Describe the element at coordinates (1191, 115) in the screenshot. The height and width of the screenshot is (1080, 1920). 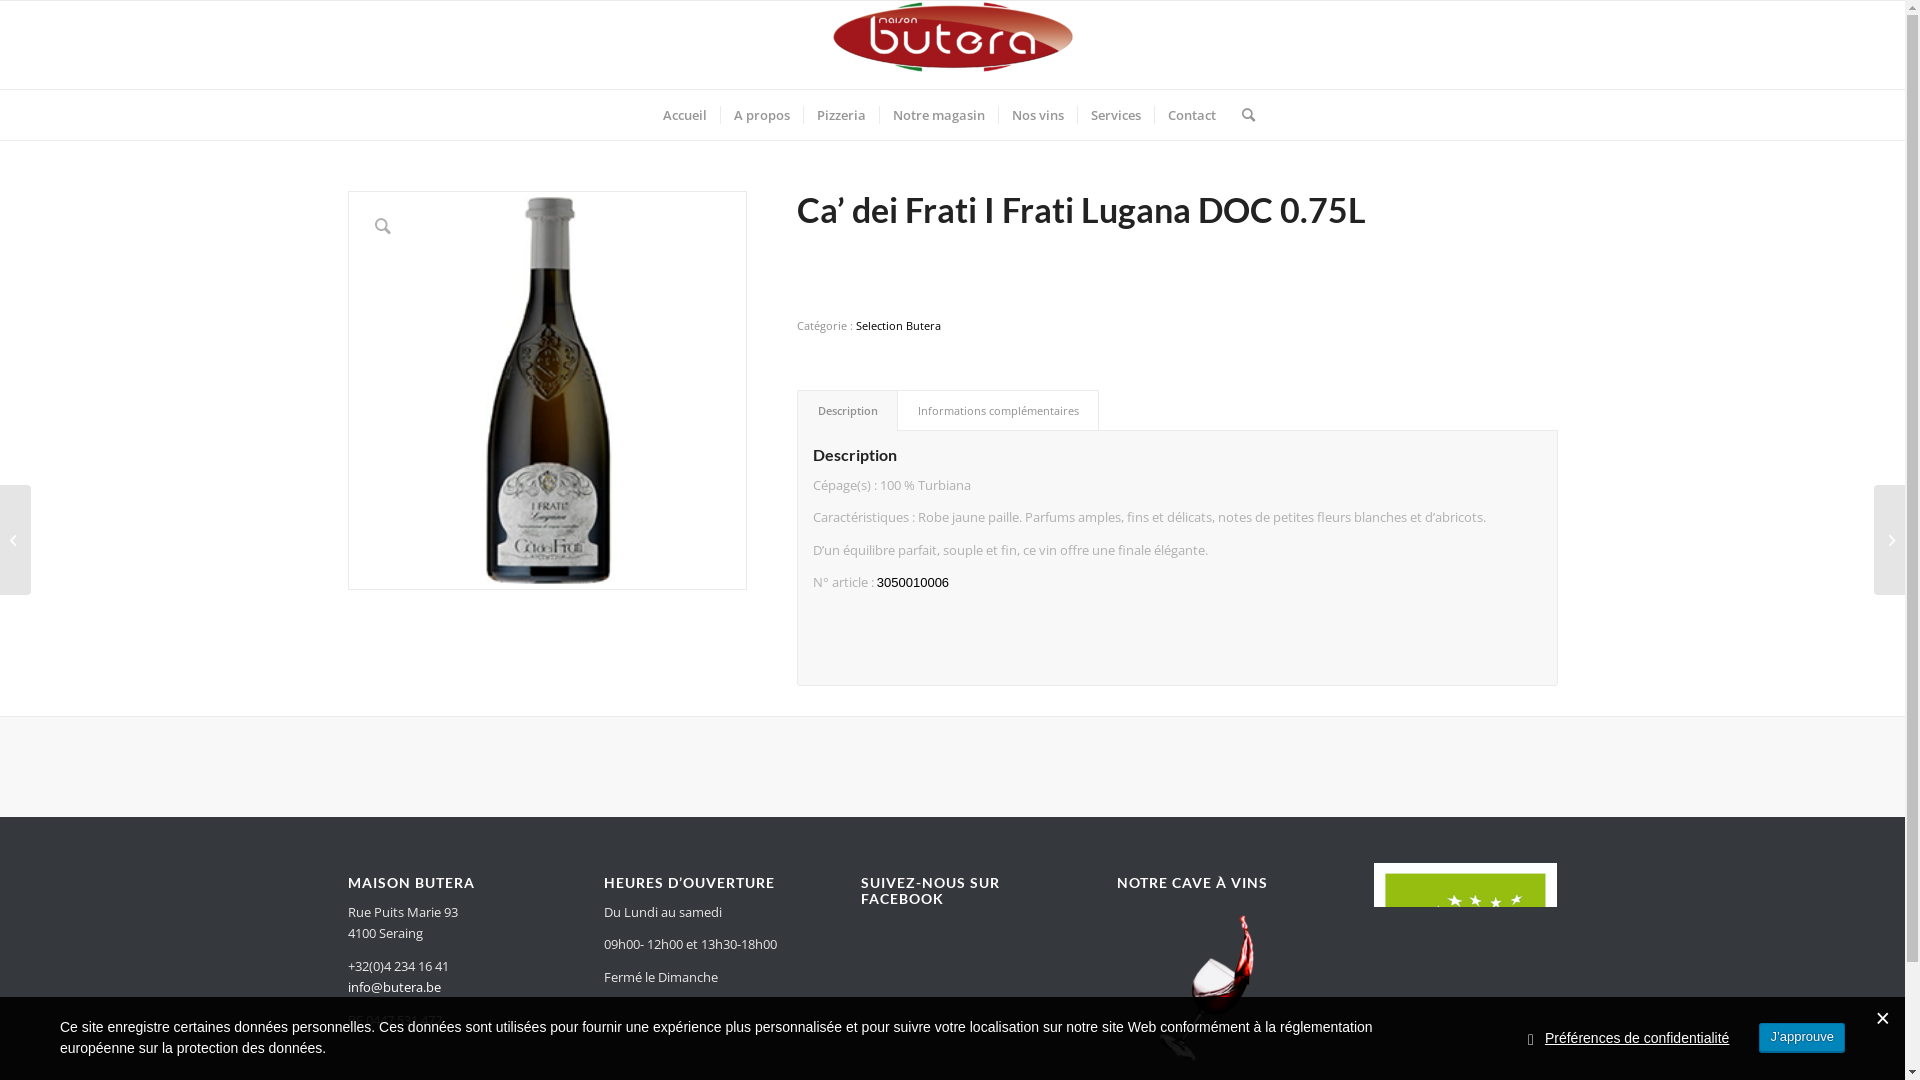
I see `'Contact'` at that location.